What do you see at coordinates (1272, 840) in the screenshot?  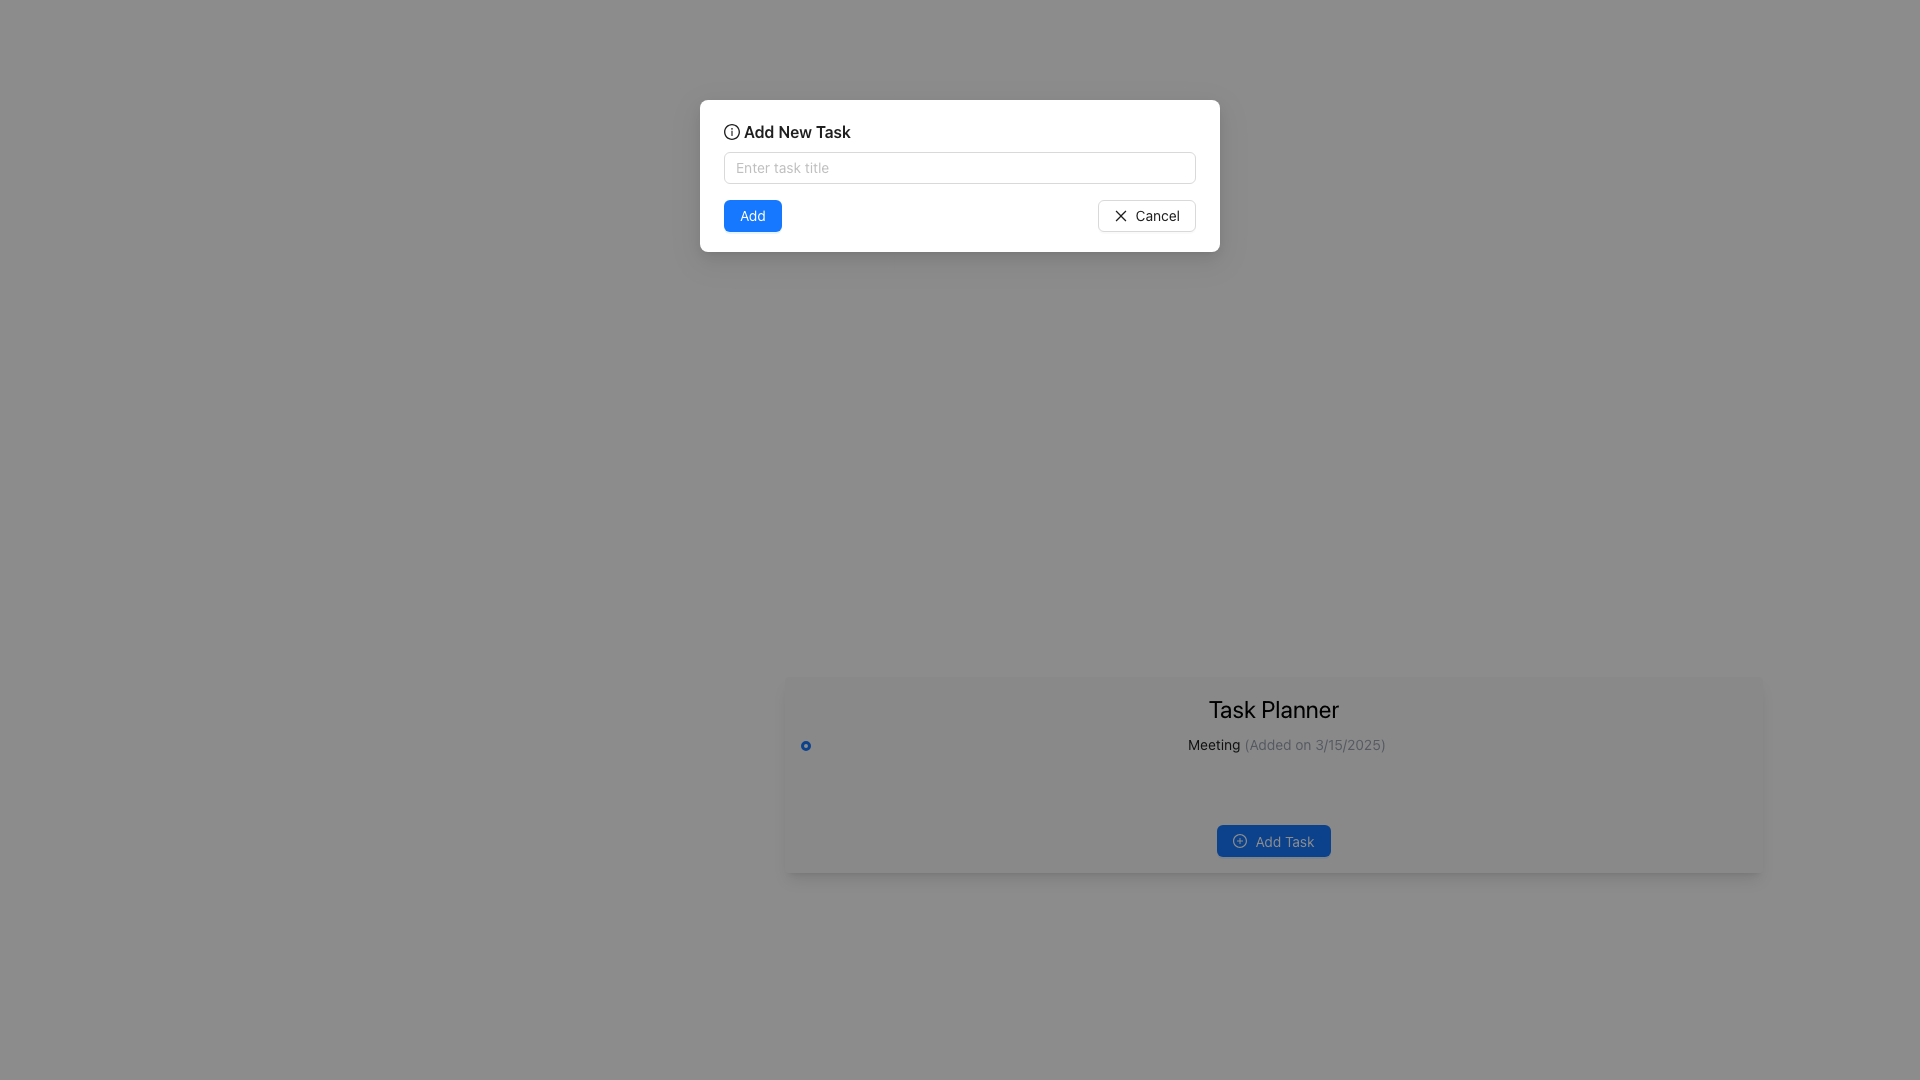 I see `the 'Add Task' button with a blue background and a plus-circle icon` at bounding box center [1272, 840].